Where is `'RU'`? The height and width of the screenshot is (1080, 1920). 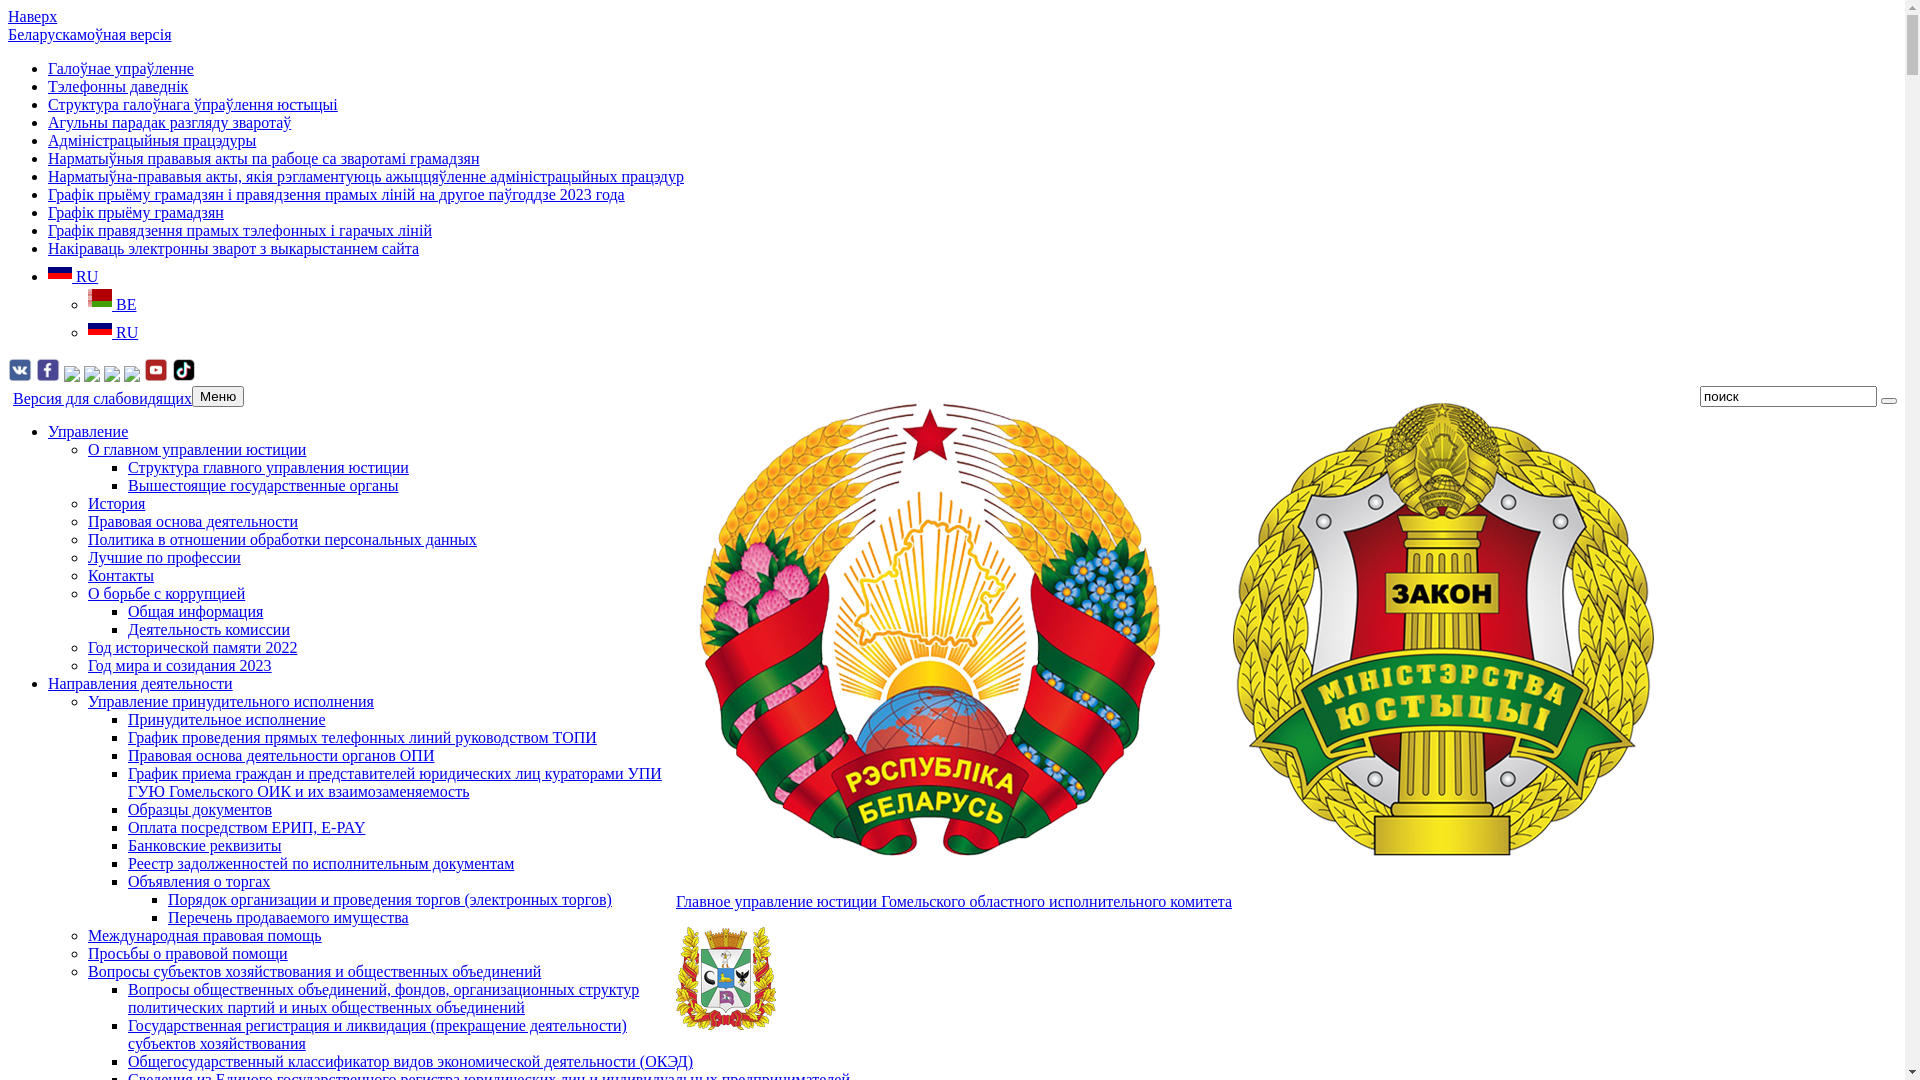
'RU' is located at coordinates (48, 276).